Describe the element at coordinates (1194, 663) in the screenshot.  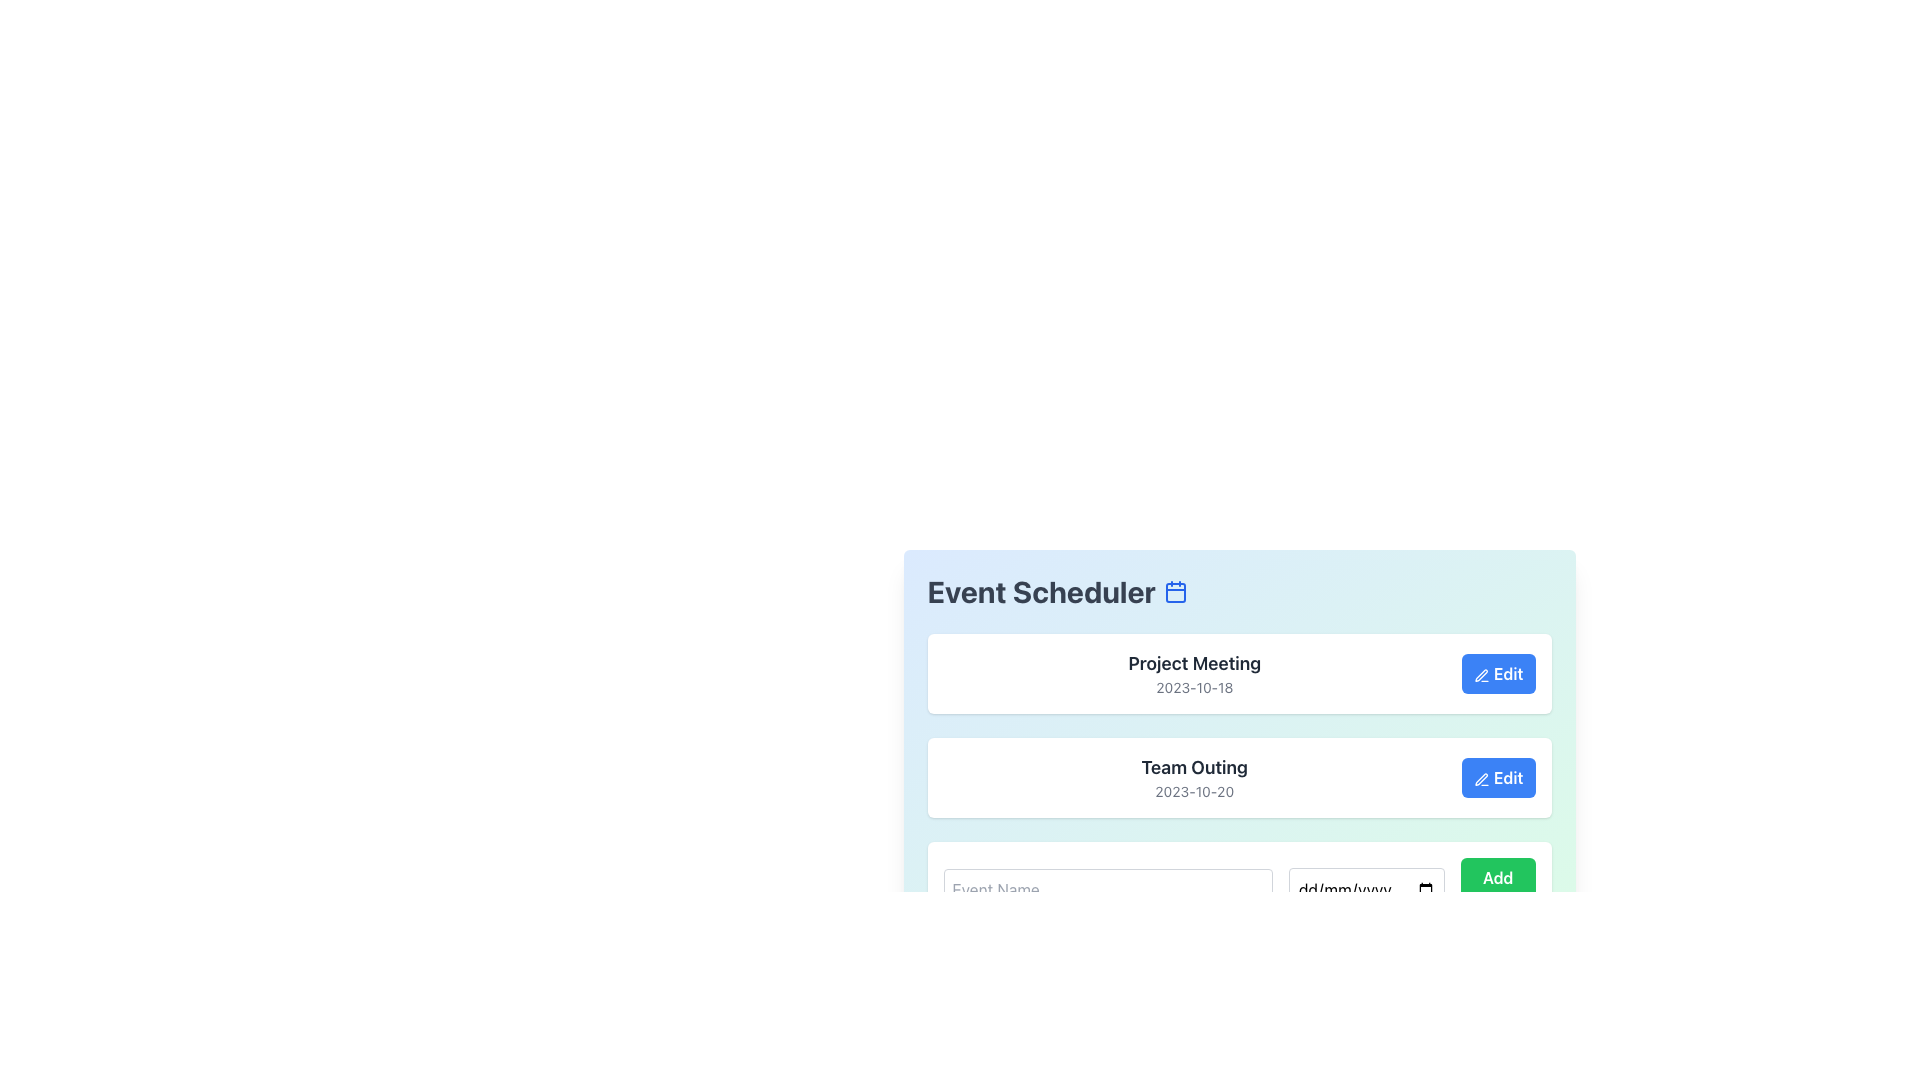
I see `the Text Label displaying 'Project Meeting' in a bold font within the event scheduler interface` at that location.